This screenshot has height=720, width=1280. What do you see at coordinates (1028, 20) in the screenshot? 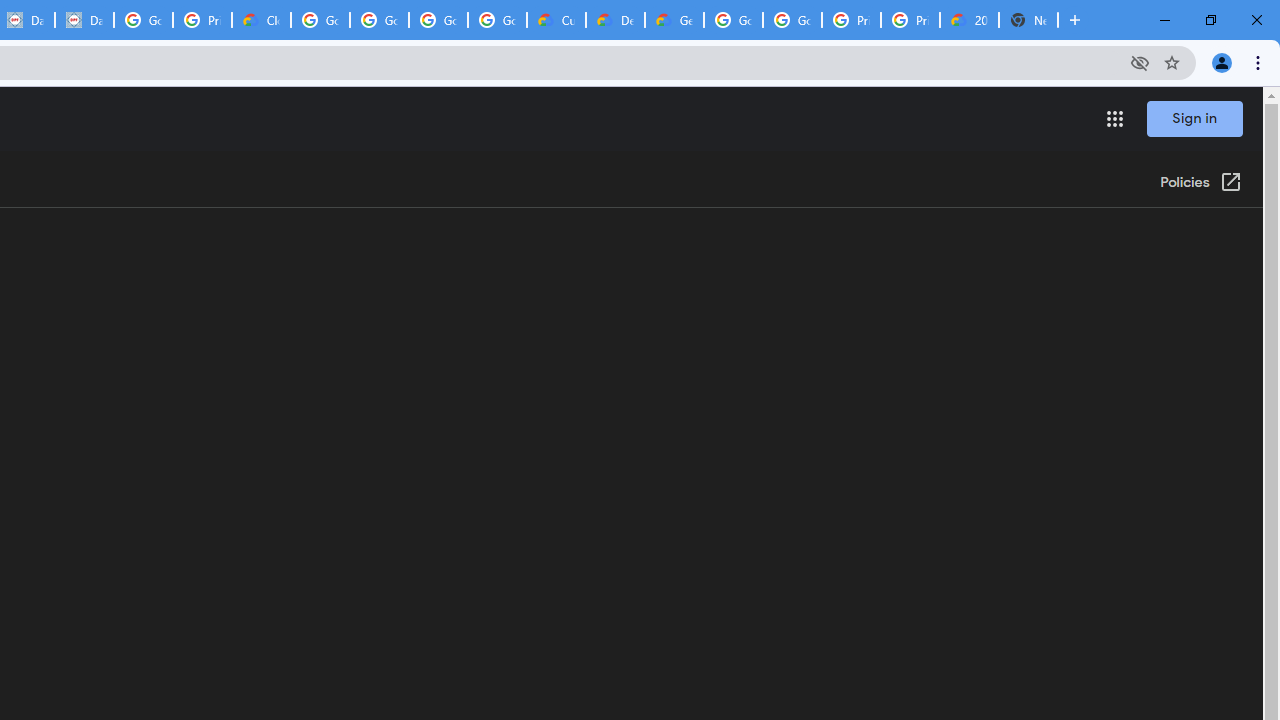
I see `'New Tab'` at bounding box center [1028, 20].